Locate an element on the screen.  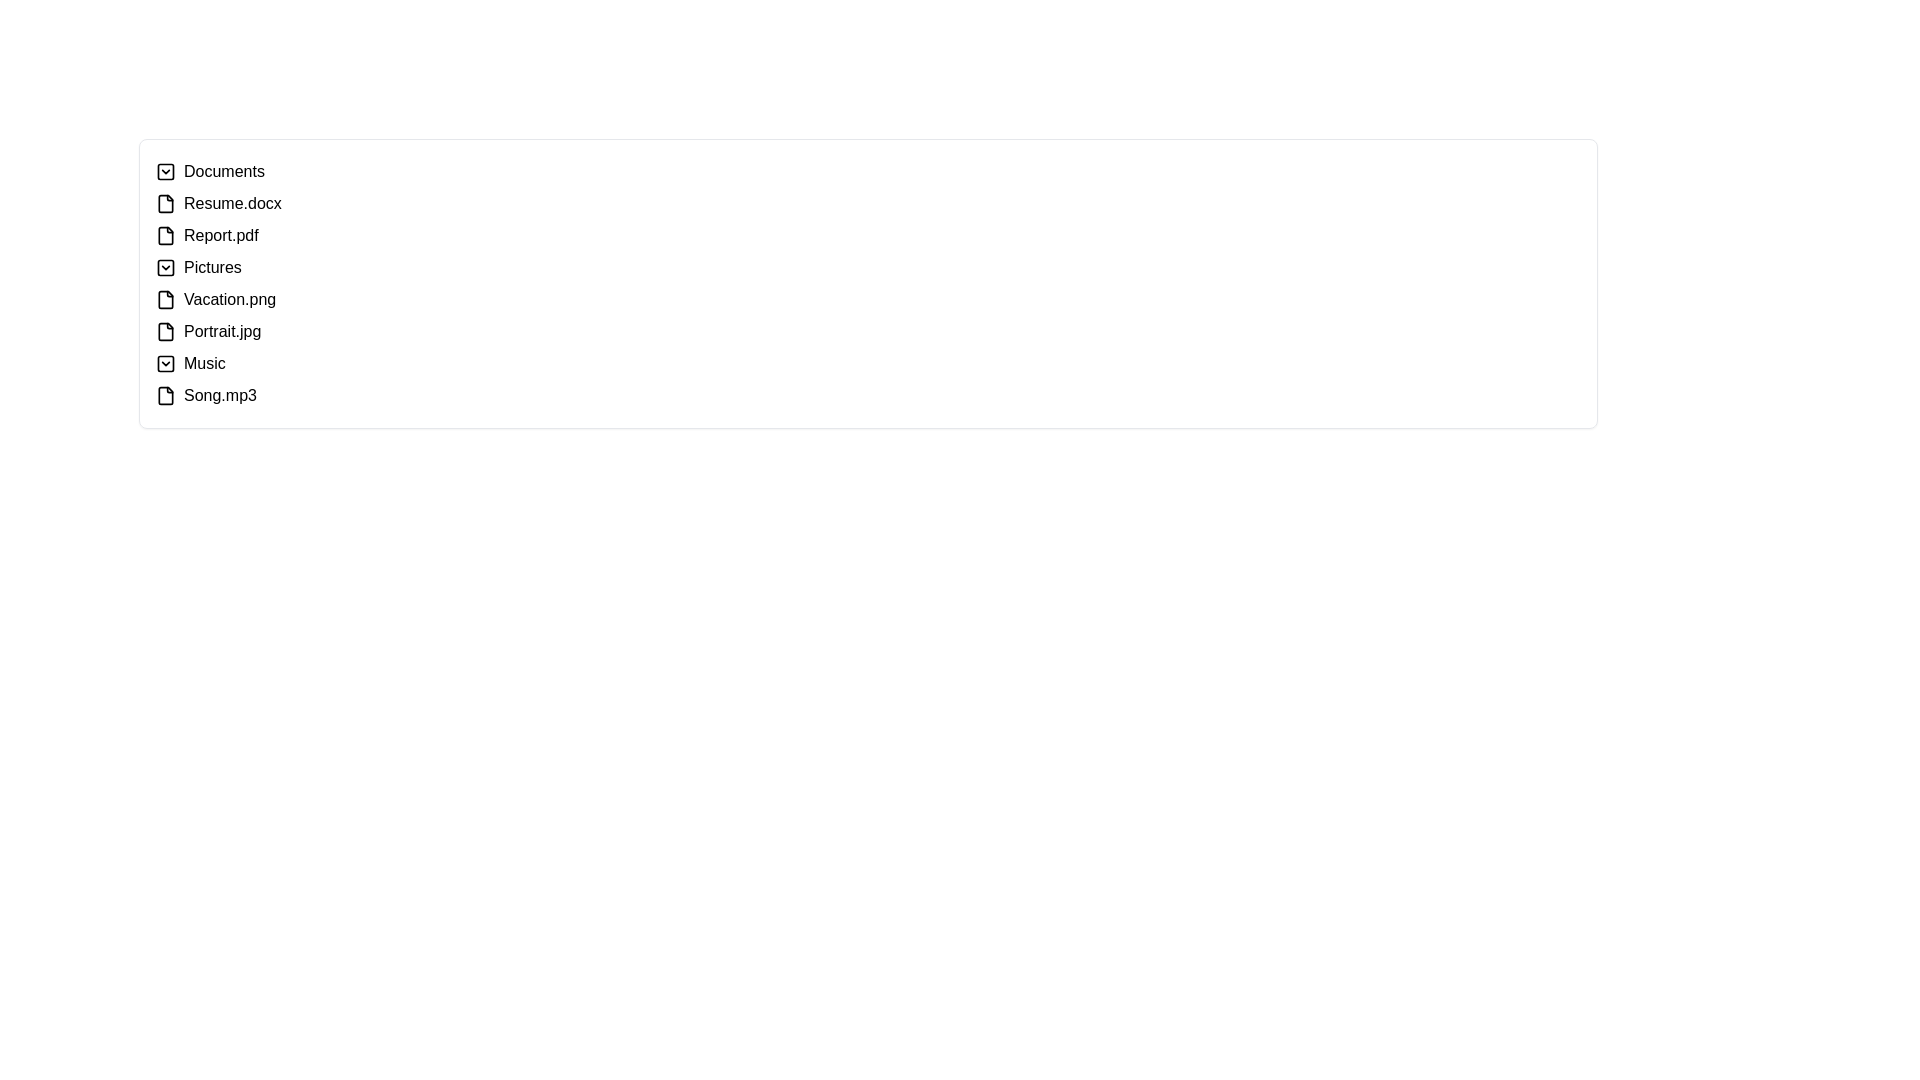
the 'Documents' category label is located at coordinates (224, 171).